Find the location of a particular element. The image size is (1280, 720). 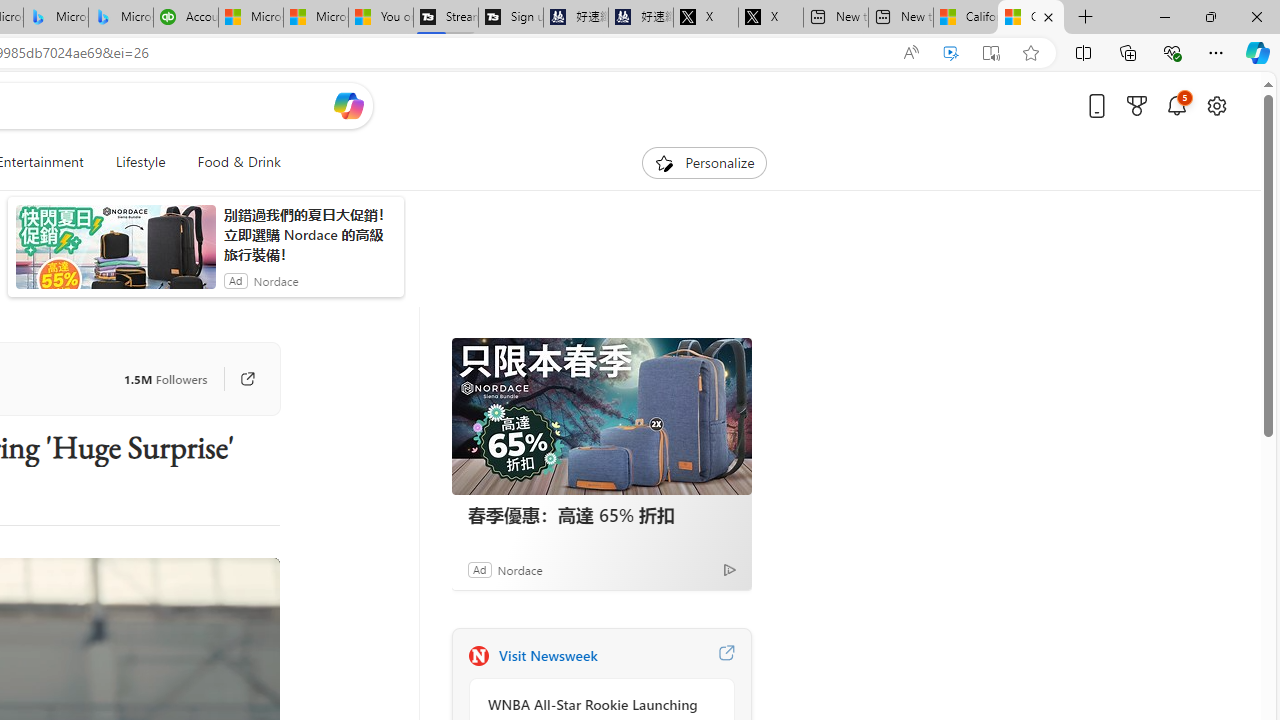

'Food & Drink' is located at coordinates (231, 162).